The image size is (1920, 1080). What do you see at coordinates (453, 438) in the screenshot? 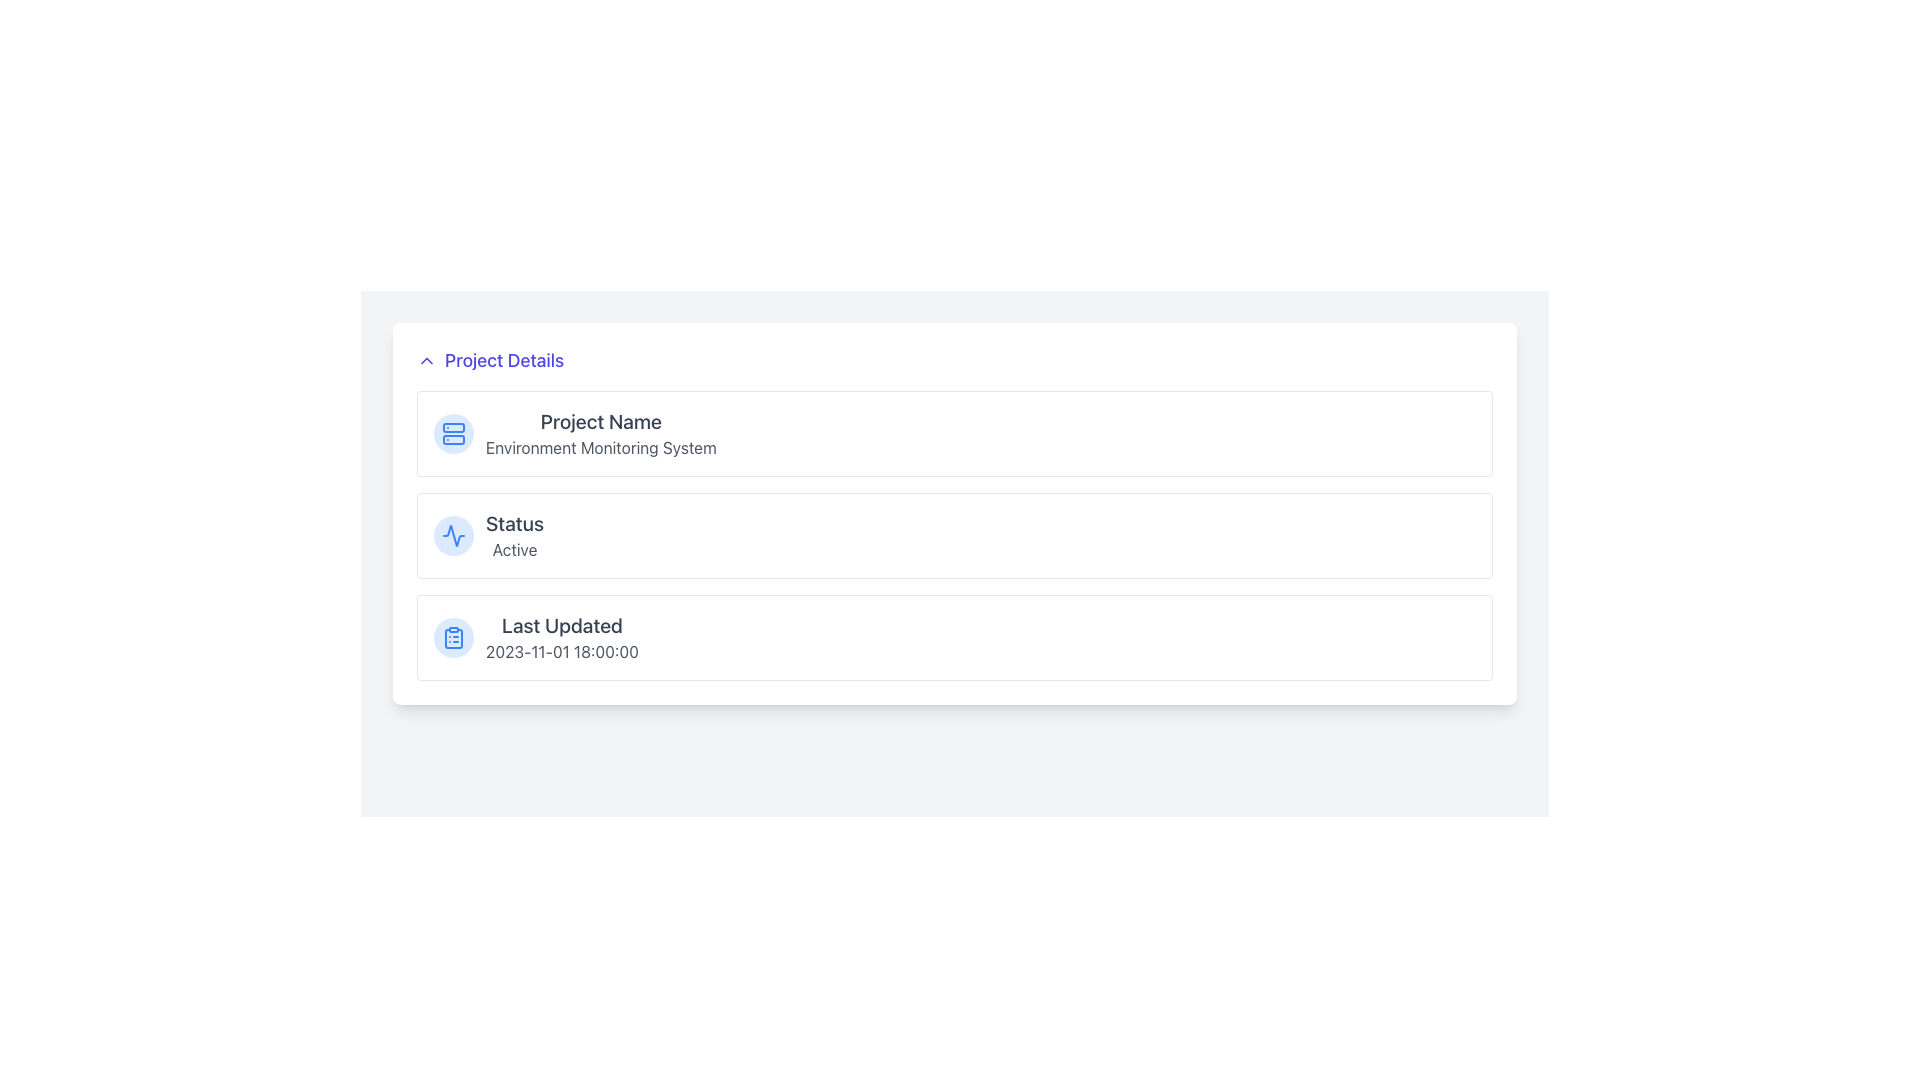
I see `the decorative part of the server icon, which is the second horizontal bar stacked vertically within the icon located to the left of the 'Project Name' label` at bounding box center [453, 438].